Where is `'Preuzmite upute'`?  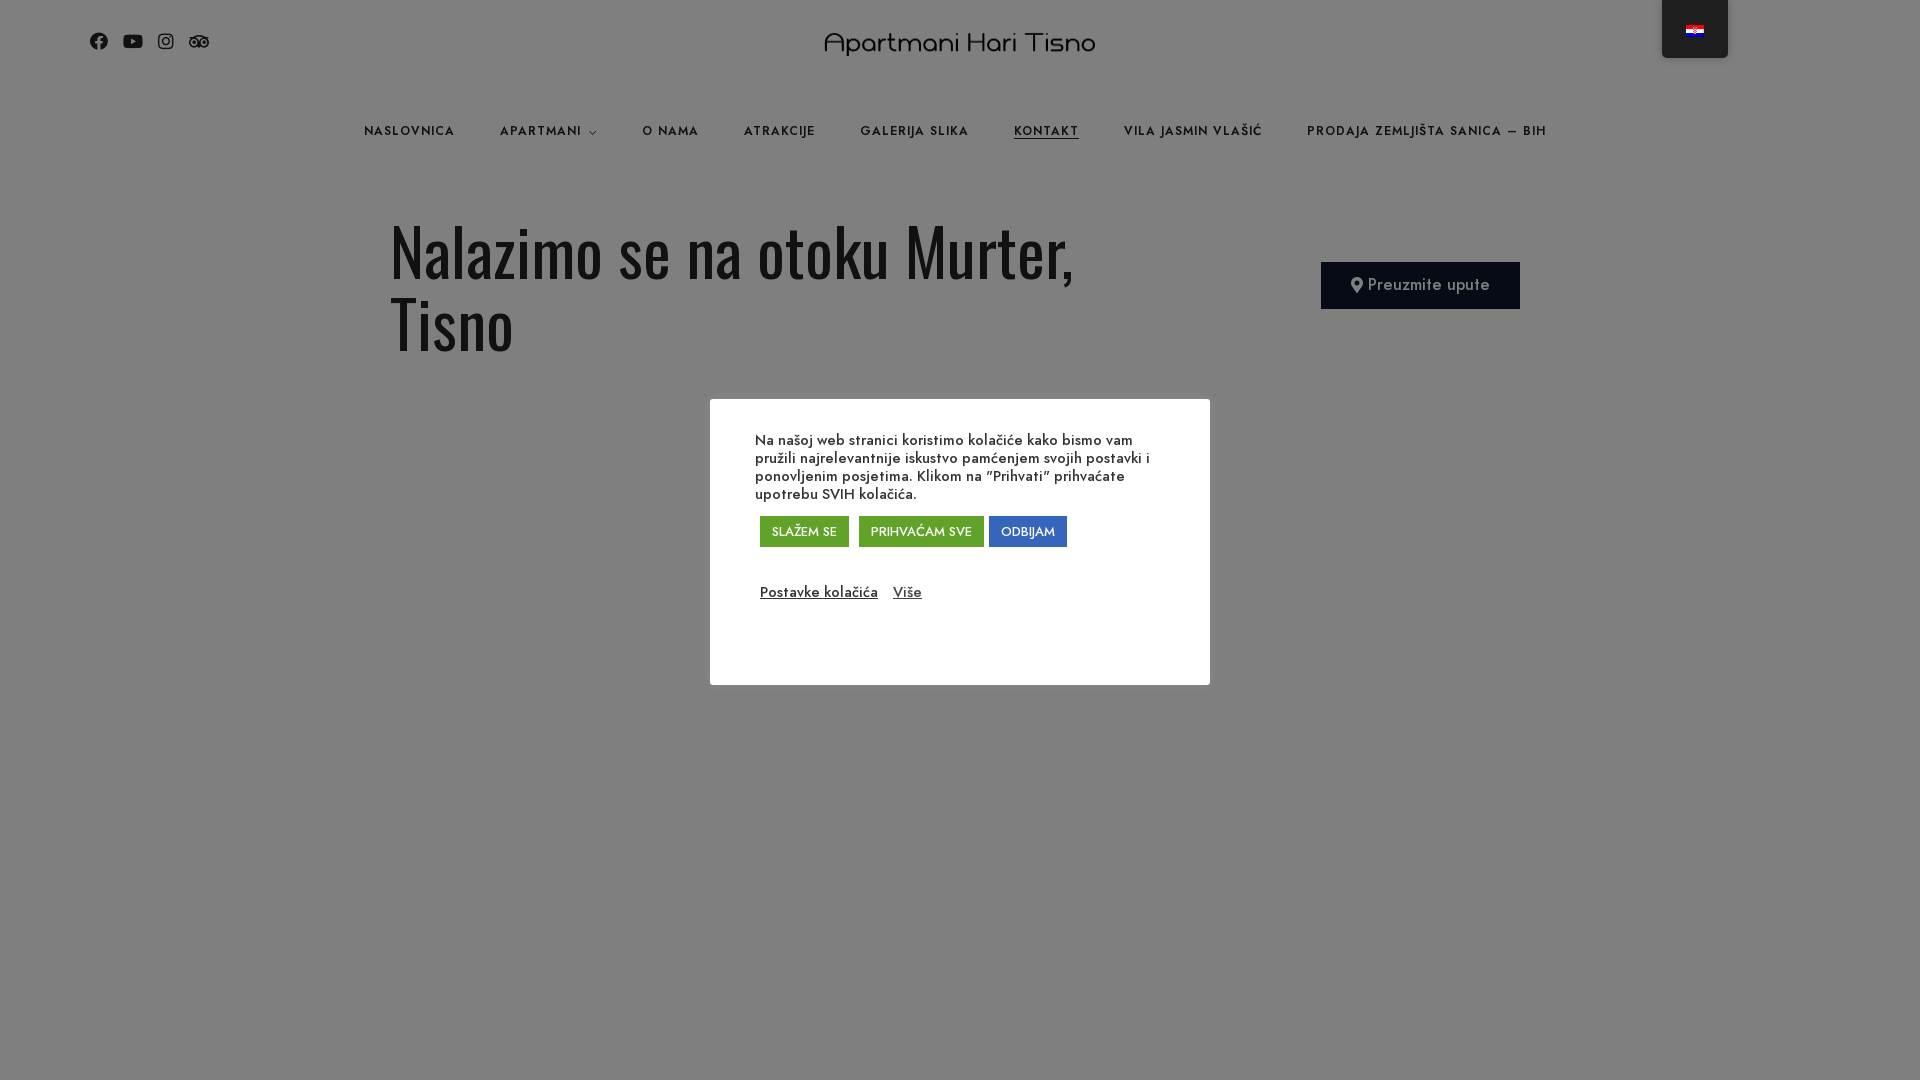
'Preuzmite upute' is located at coordinates (1419, 285).